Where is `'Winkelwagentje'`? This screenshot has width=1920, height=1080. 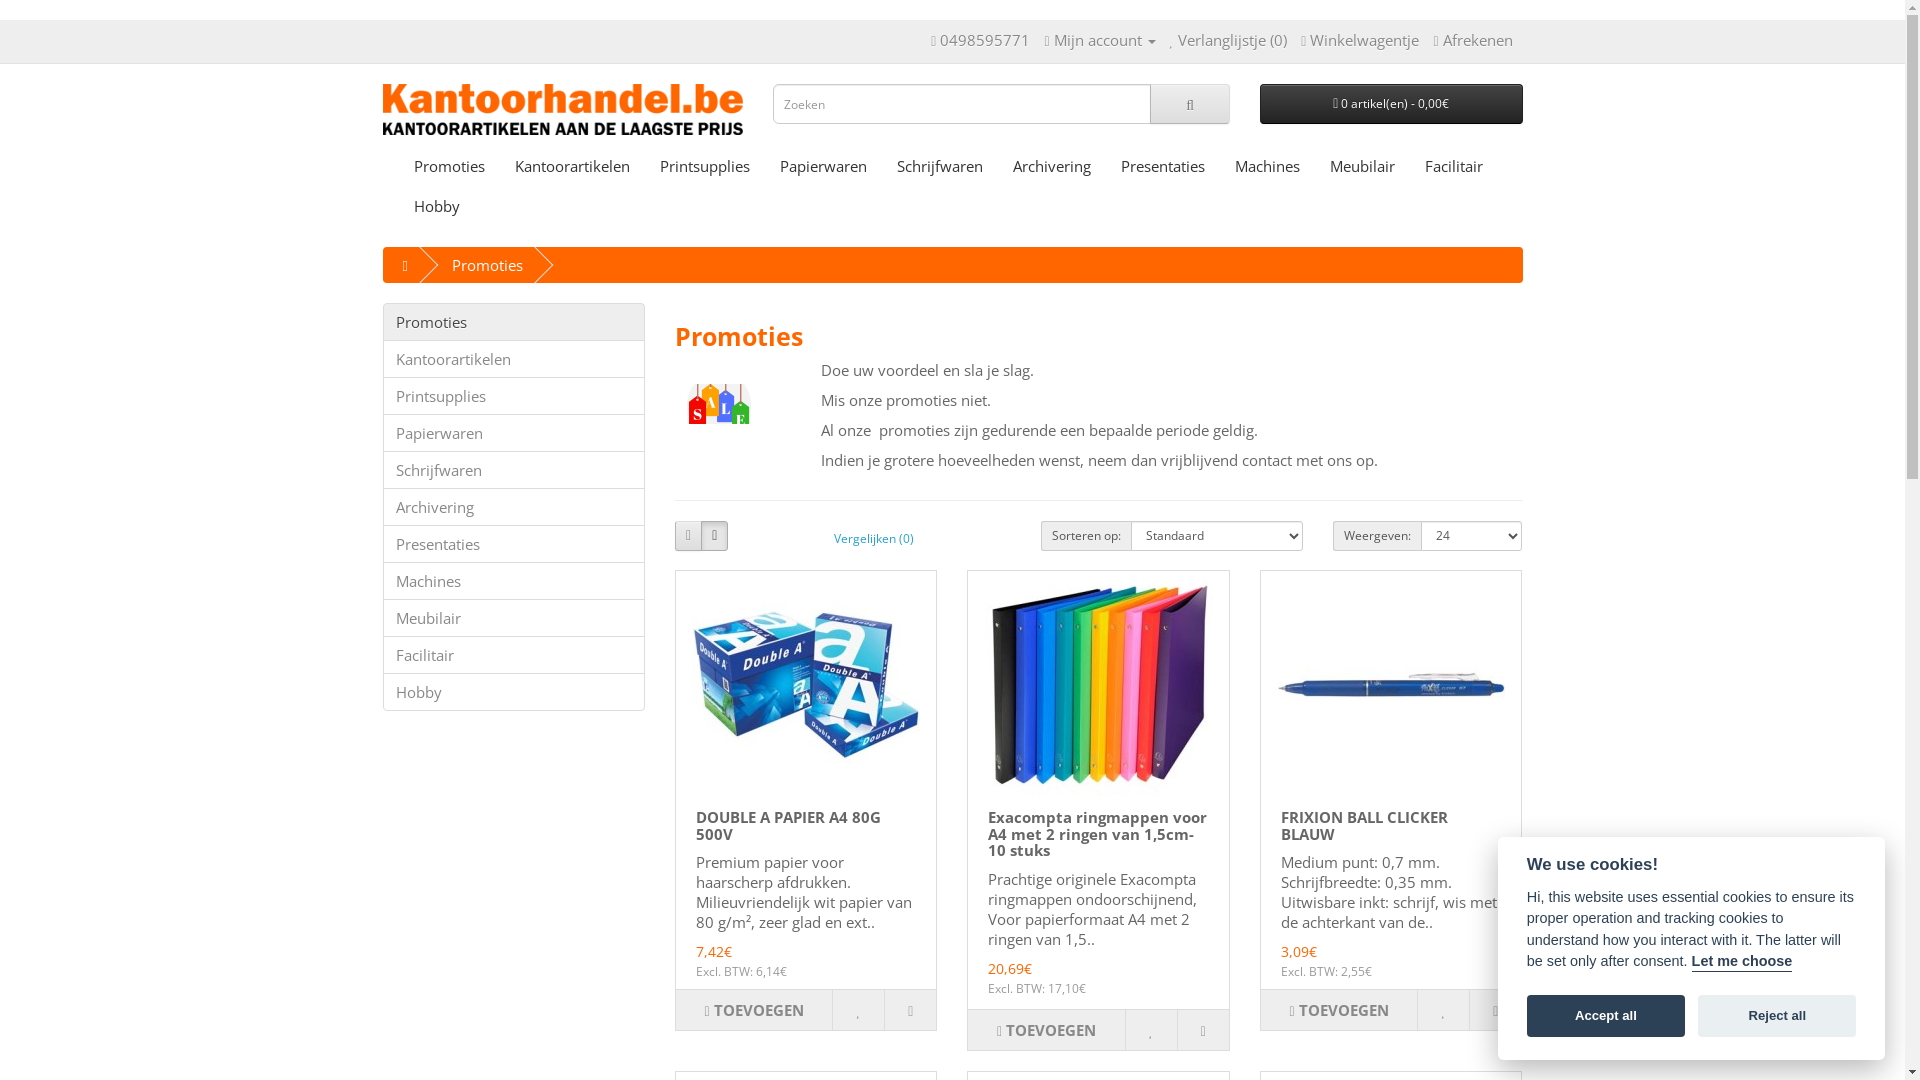 'Winkelwagentje' is located at coordinates (1300, 39).